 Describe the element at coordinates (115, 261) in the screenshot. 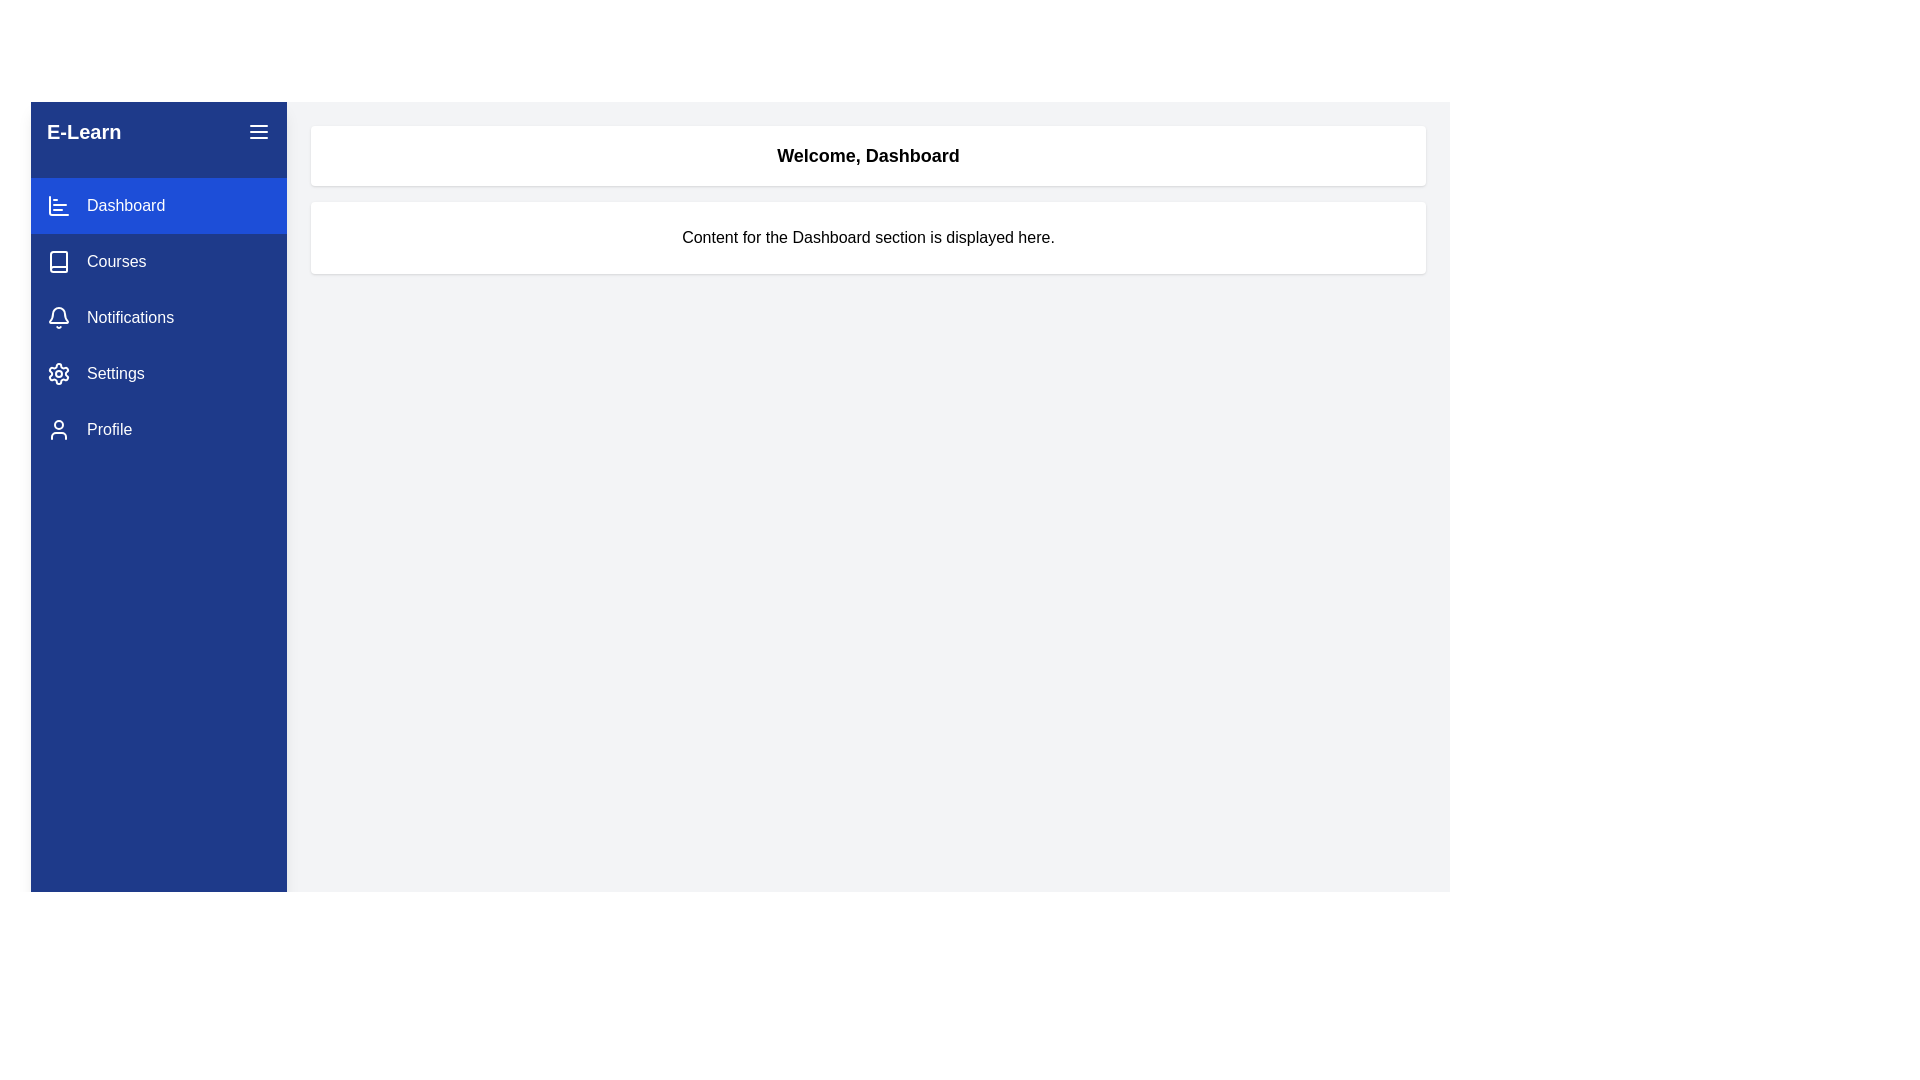

I see `the 'Courses' navigation option in the sidebar menu` at that location.